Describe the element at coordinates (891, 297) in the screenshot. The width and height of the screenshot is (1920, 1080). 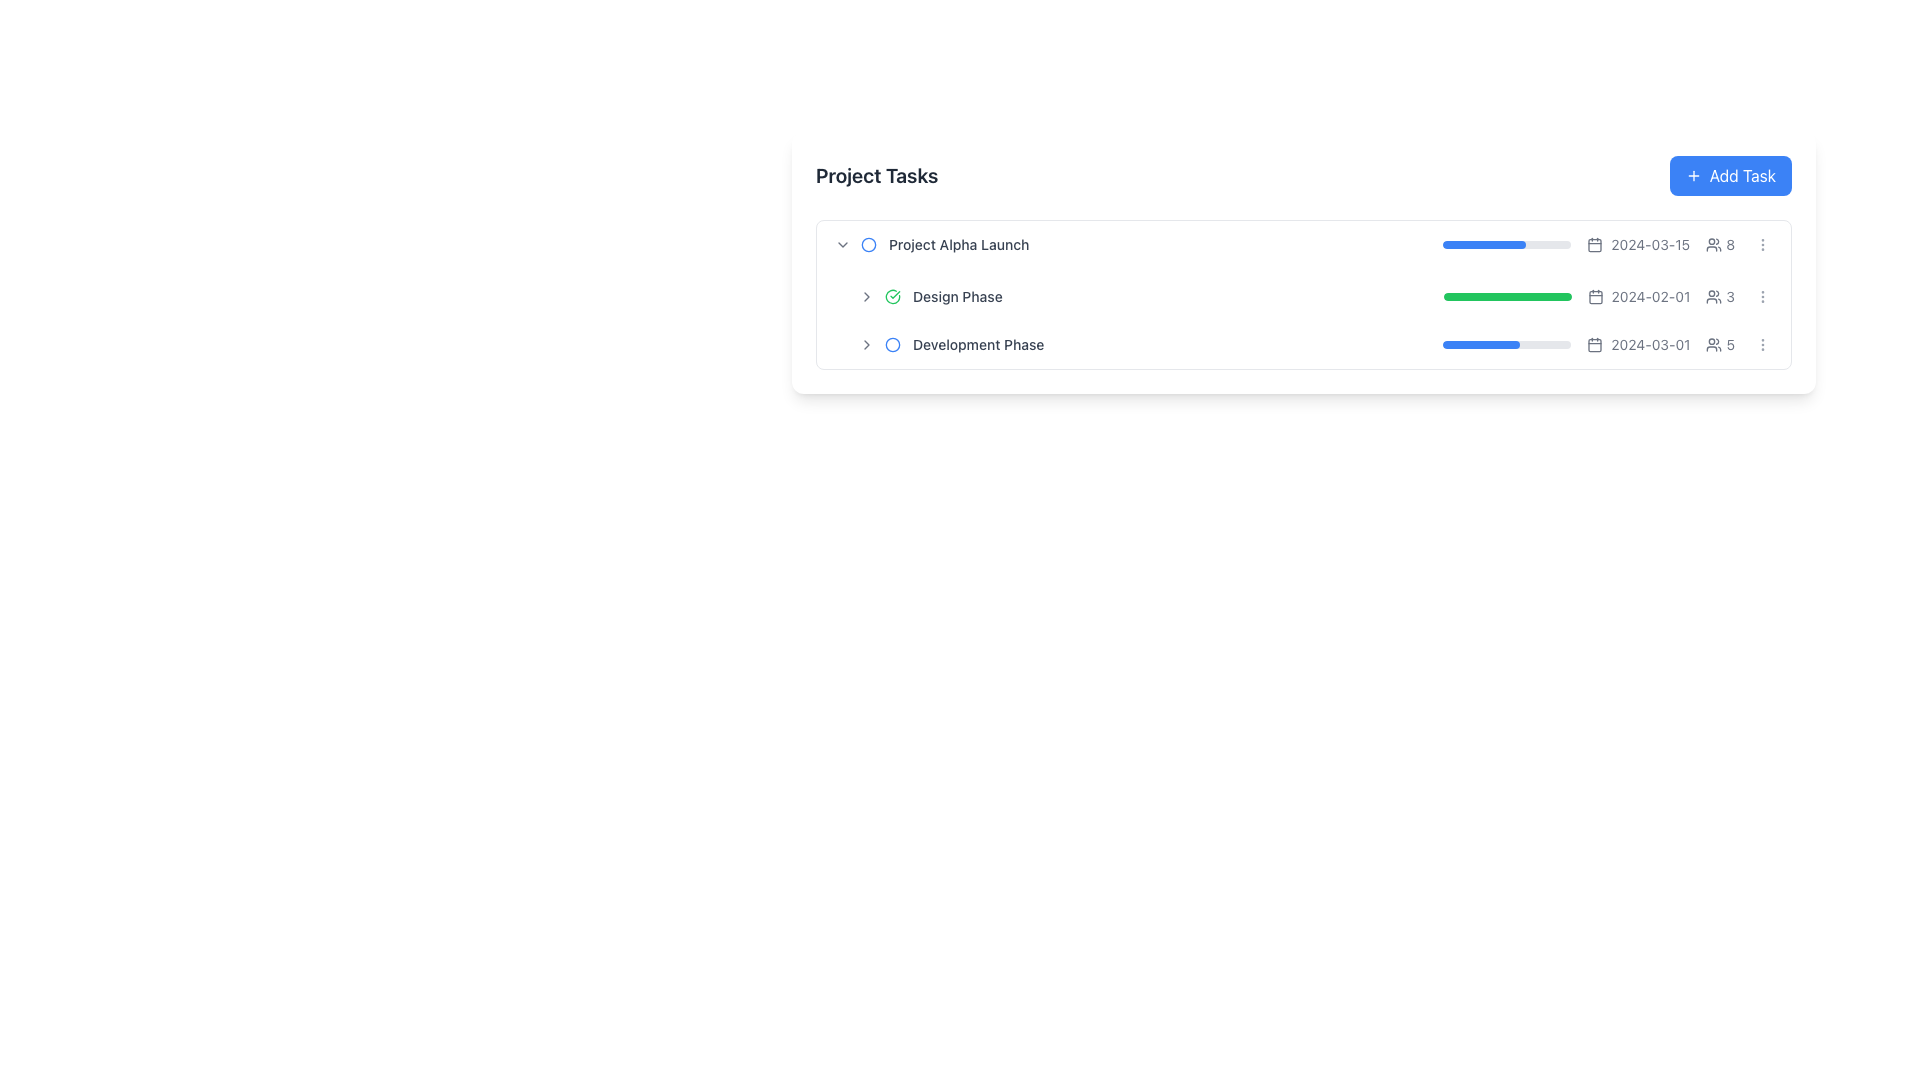
I see `the completion status icon located to the left of the 'Design Phase' text label to interact with it` at that location.